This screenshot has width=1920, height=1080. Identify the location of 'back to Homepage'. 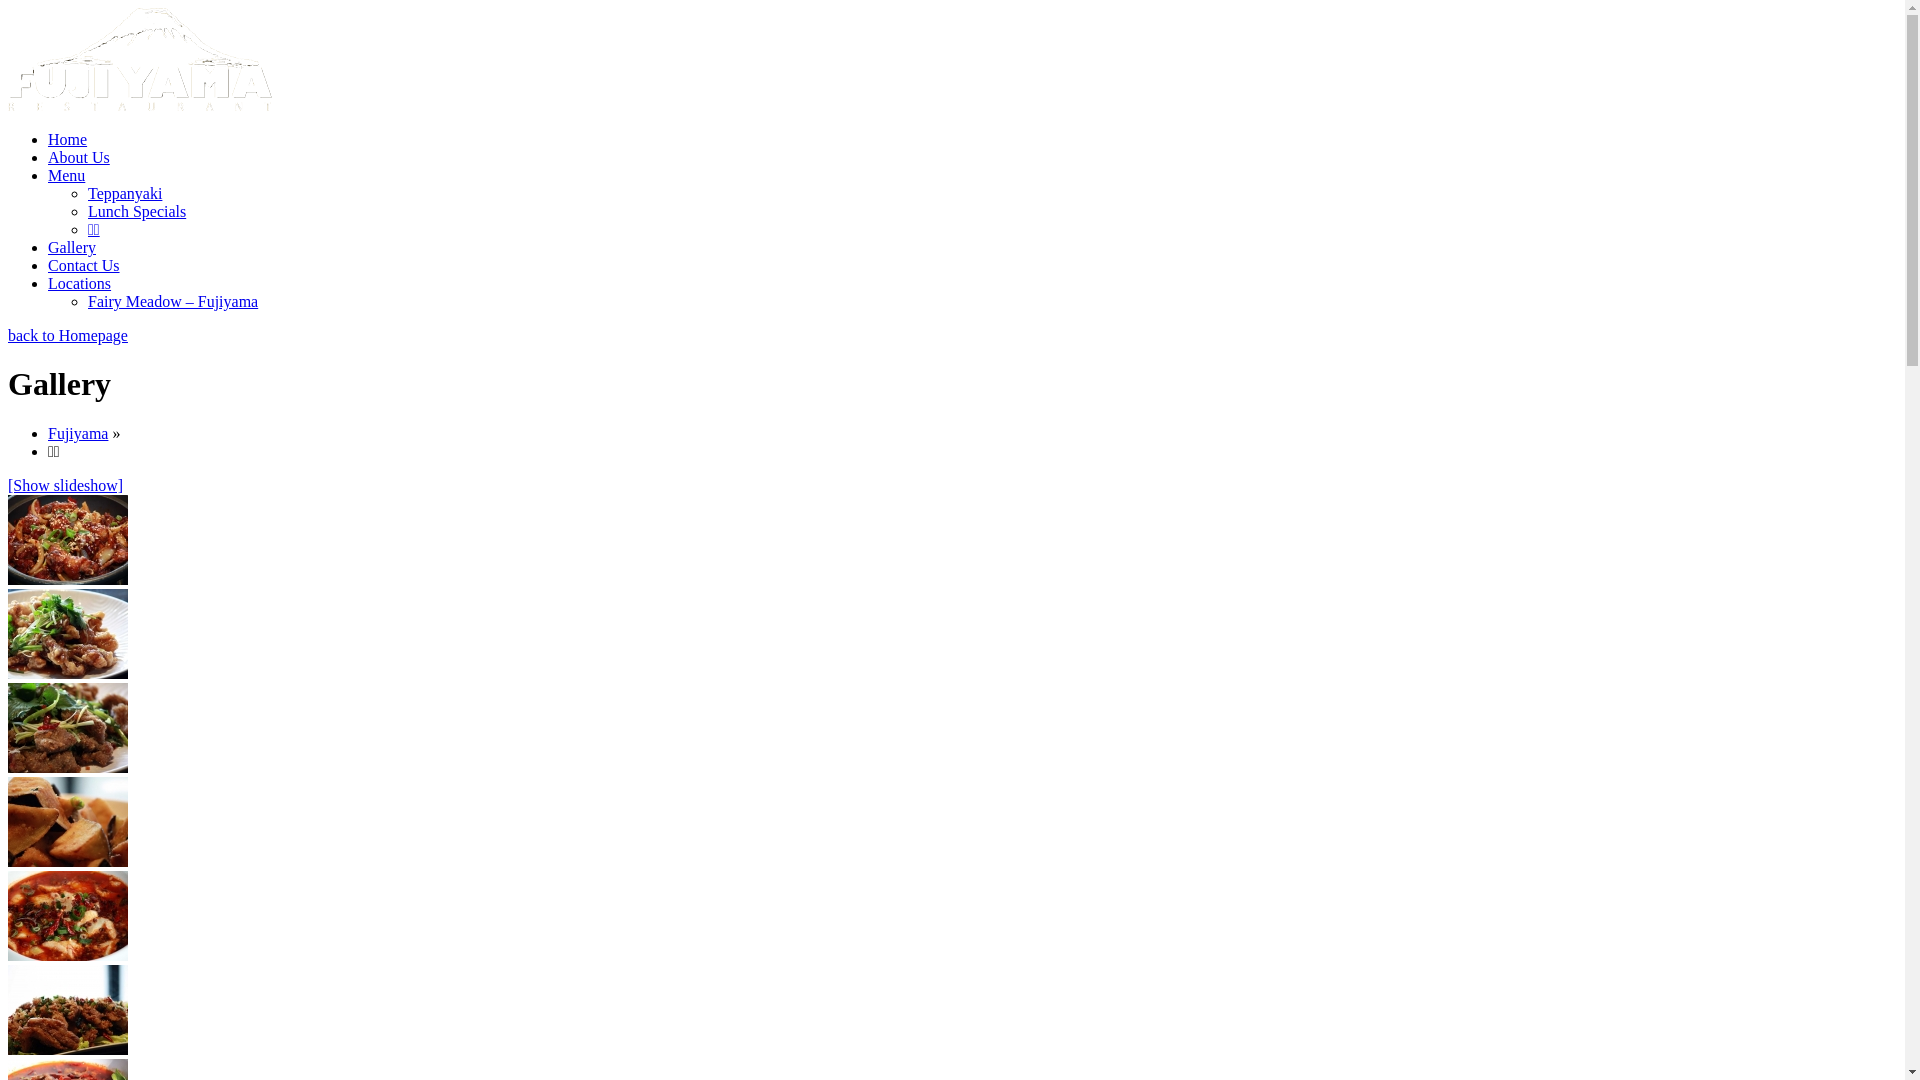
(67, 334).